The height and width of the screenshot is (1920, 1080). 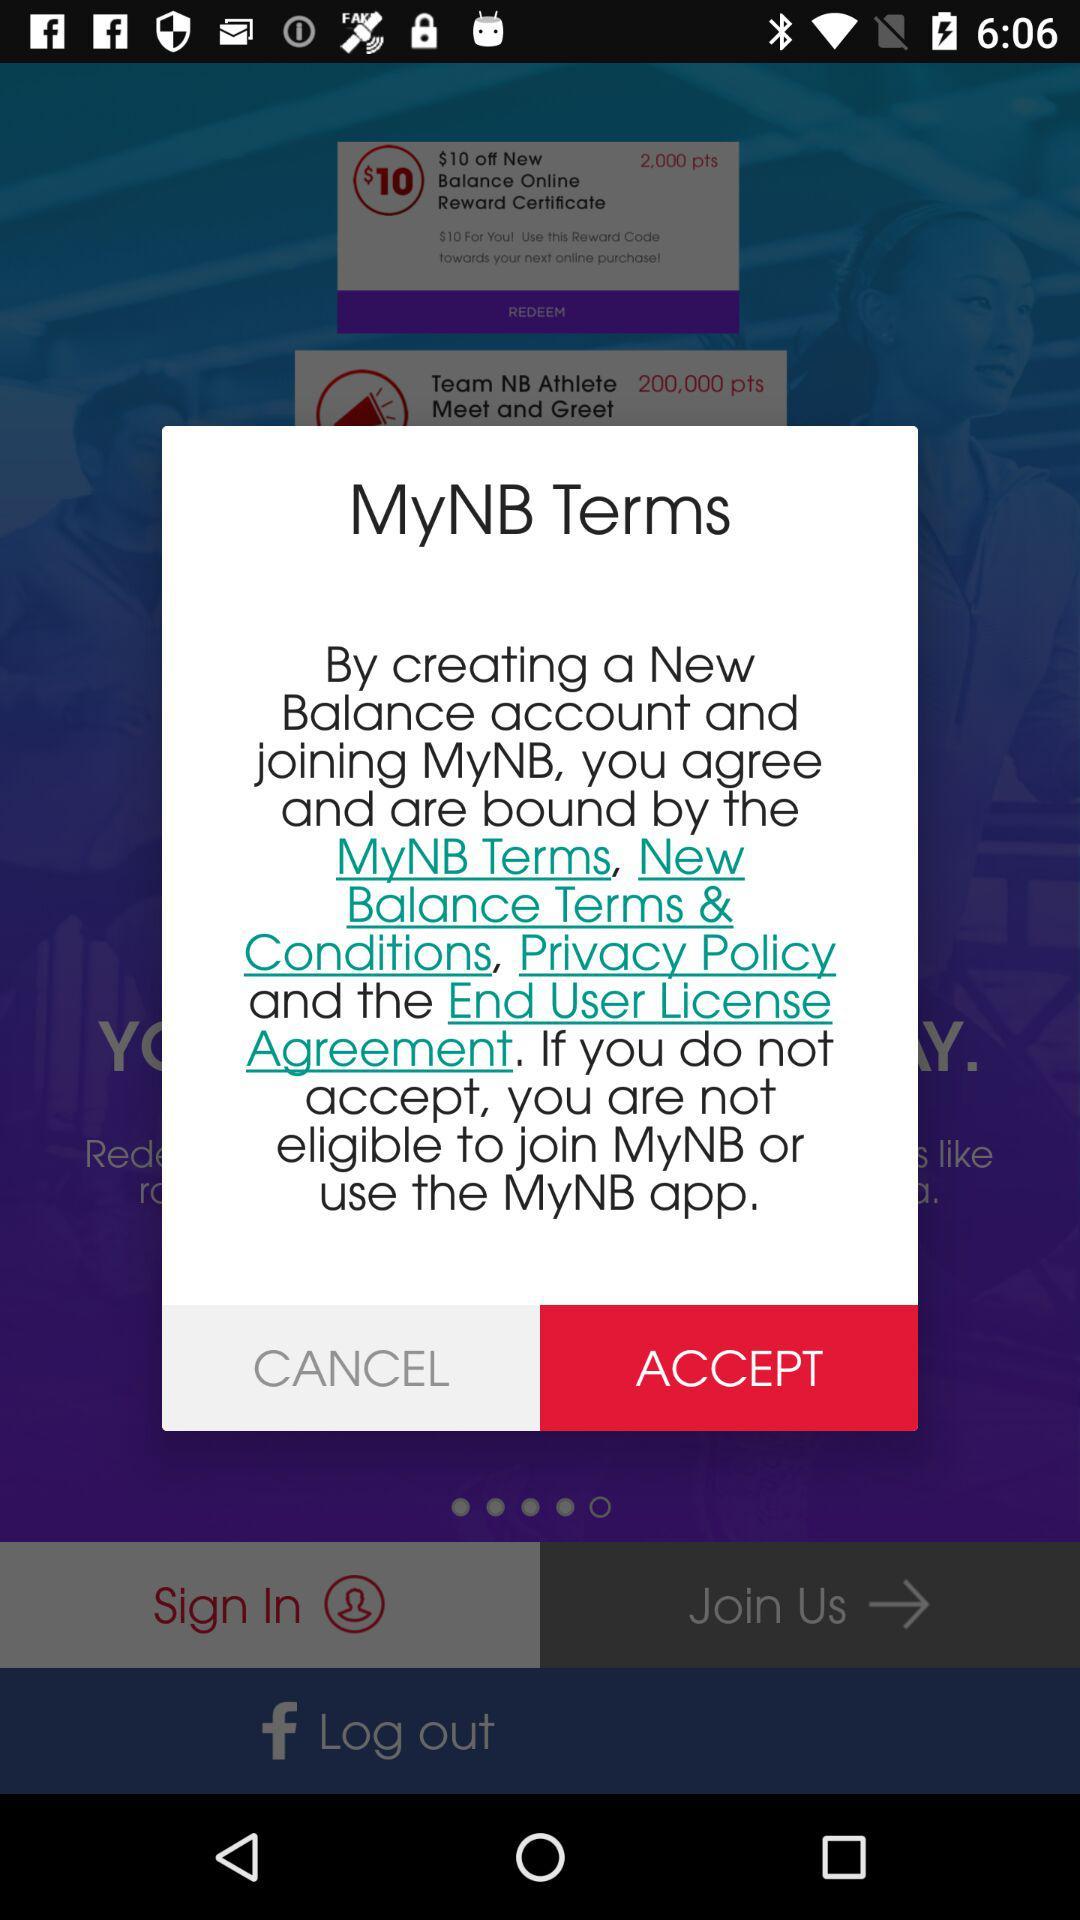 I want to click on the item next to the accept, so click(x=350, y=1367).